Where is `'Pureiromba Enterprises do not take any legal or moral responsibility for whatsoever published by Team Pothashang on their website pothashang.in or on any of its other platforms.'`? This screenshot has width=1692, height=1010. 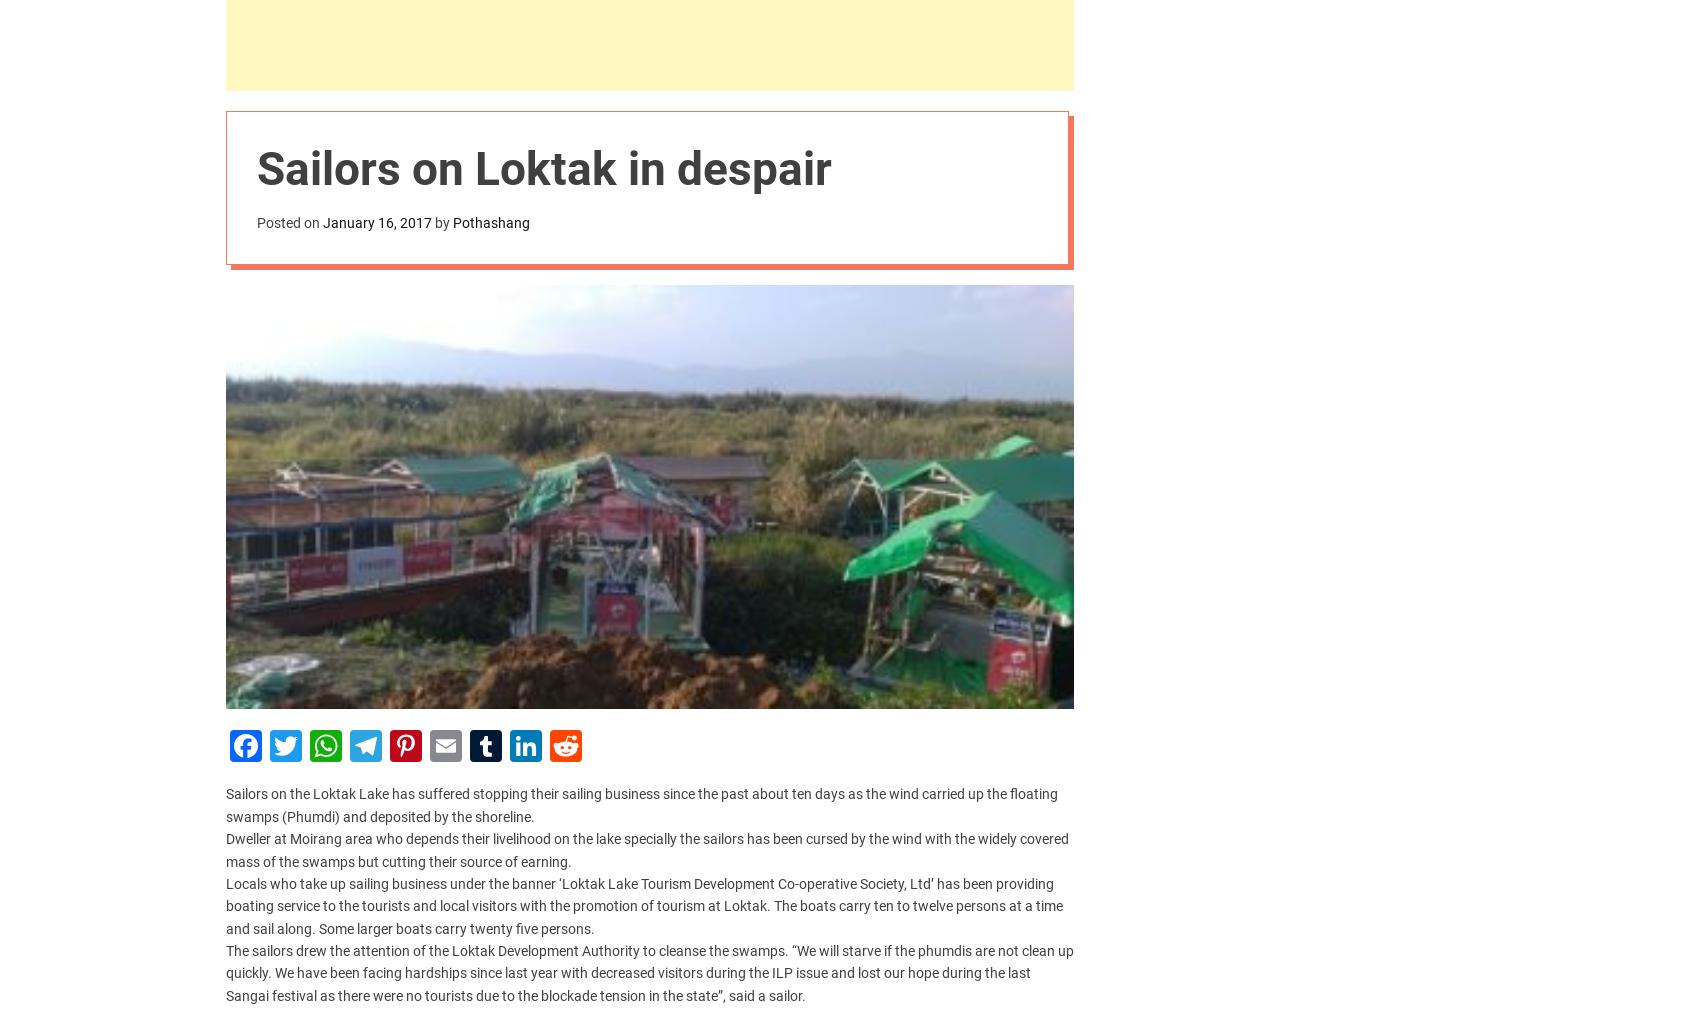 'Pureiromba Enterprises do not take any legal or moral responsibility for whatsoever published by Team Pothashang on their website pothashang.in or on any of its other platforms.' is located at coordinates (530, 634).